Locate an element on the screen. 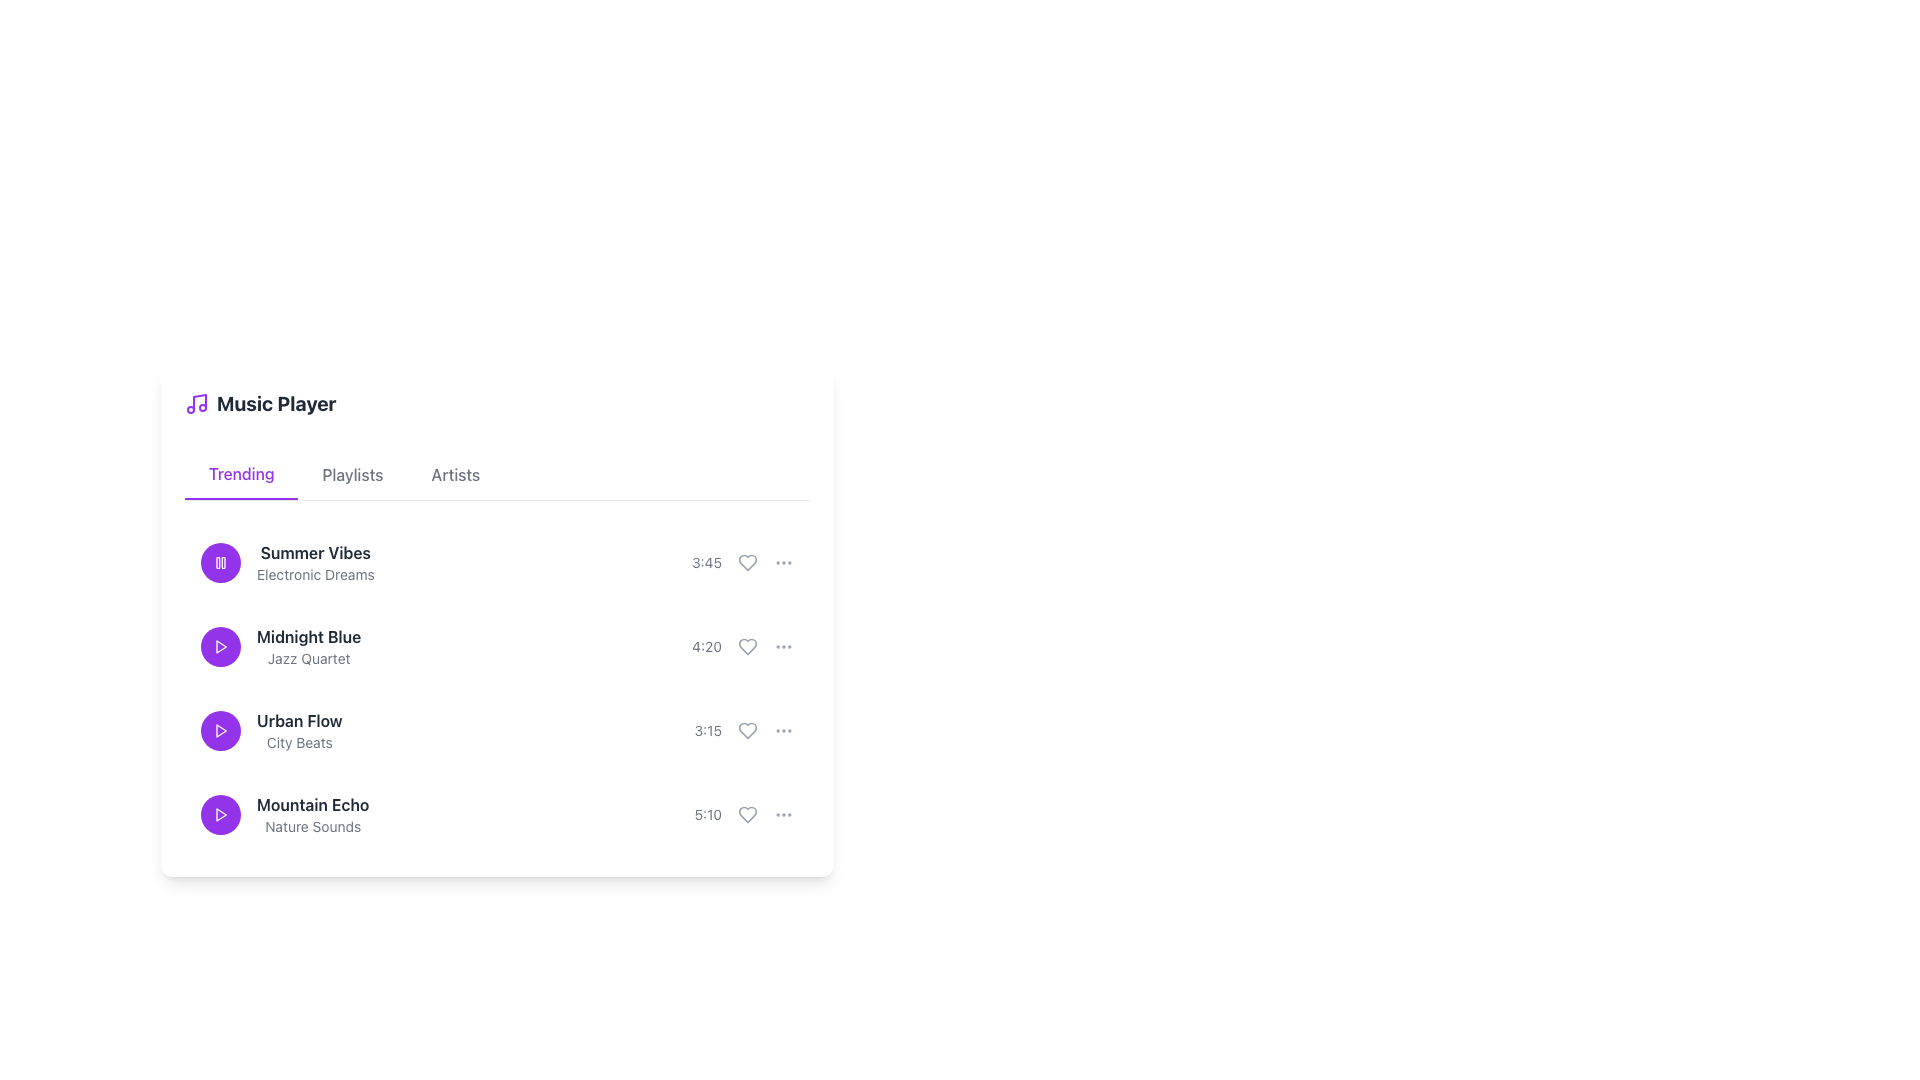 The width and height of the screenshot is (1920, 1080). text label displaying the title 'Mountain Echo' and the category 'Nature Sounds', located in the bottom row of a vertically stacked list within the music playlist application, to the right of the purple circular play button is located at coordinates (312, 814).